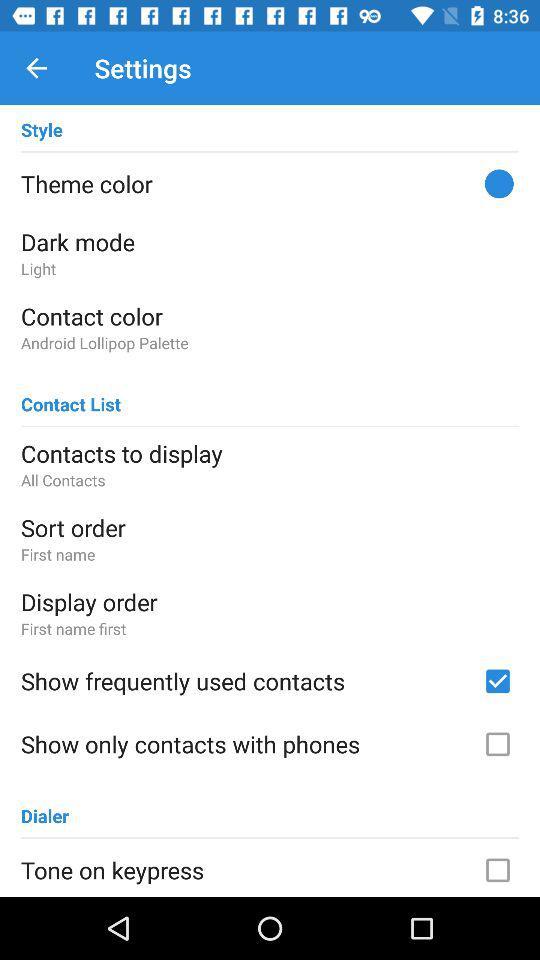  I want to click on icon above show only contacts item, so click(245, 681).